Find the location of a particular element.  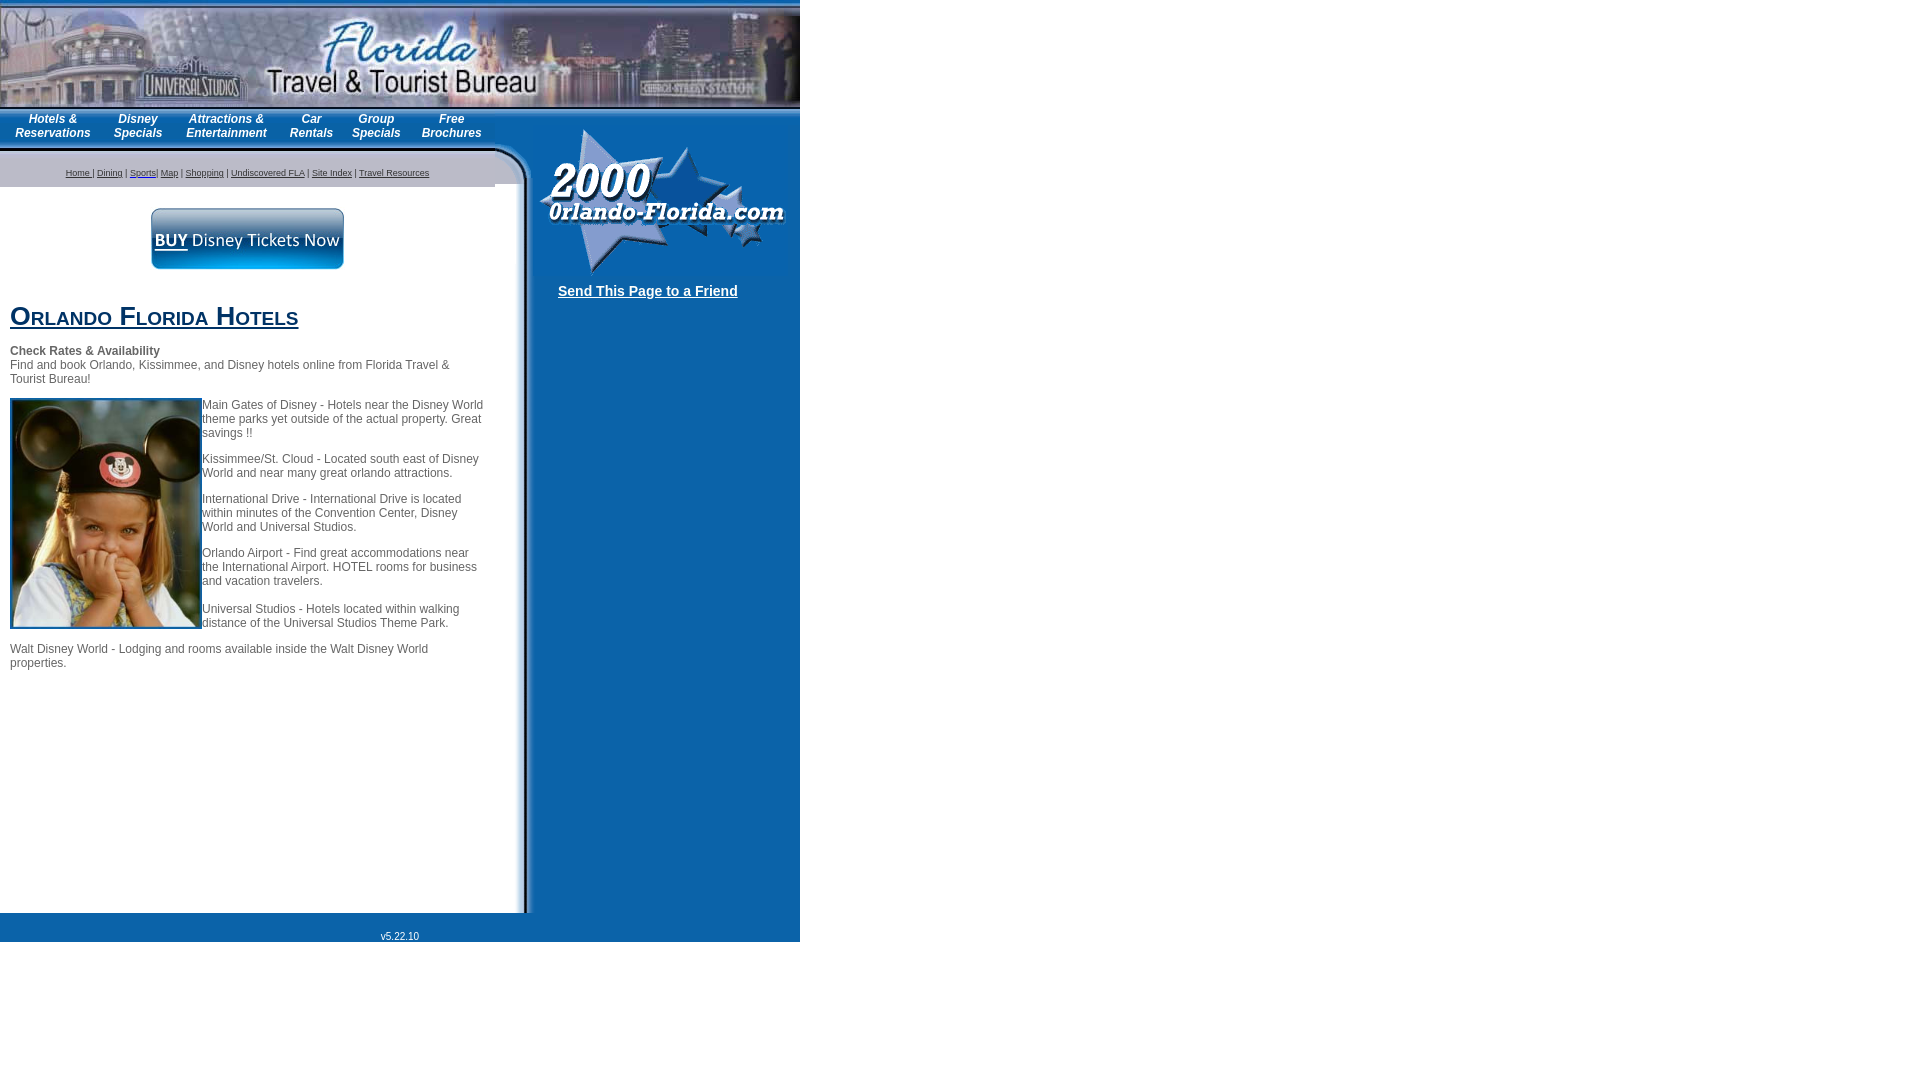

'Shopping' is located at coordinates (205, 172).